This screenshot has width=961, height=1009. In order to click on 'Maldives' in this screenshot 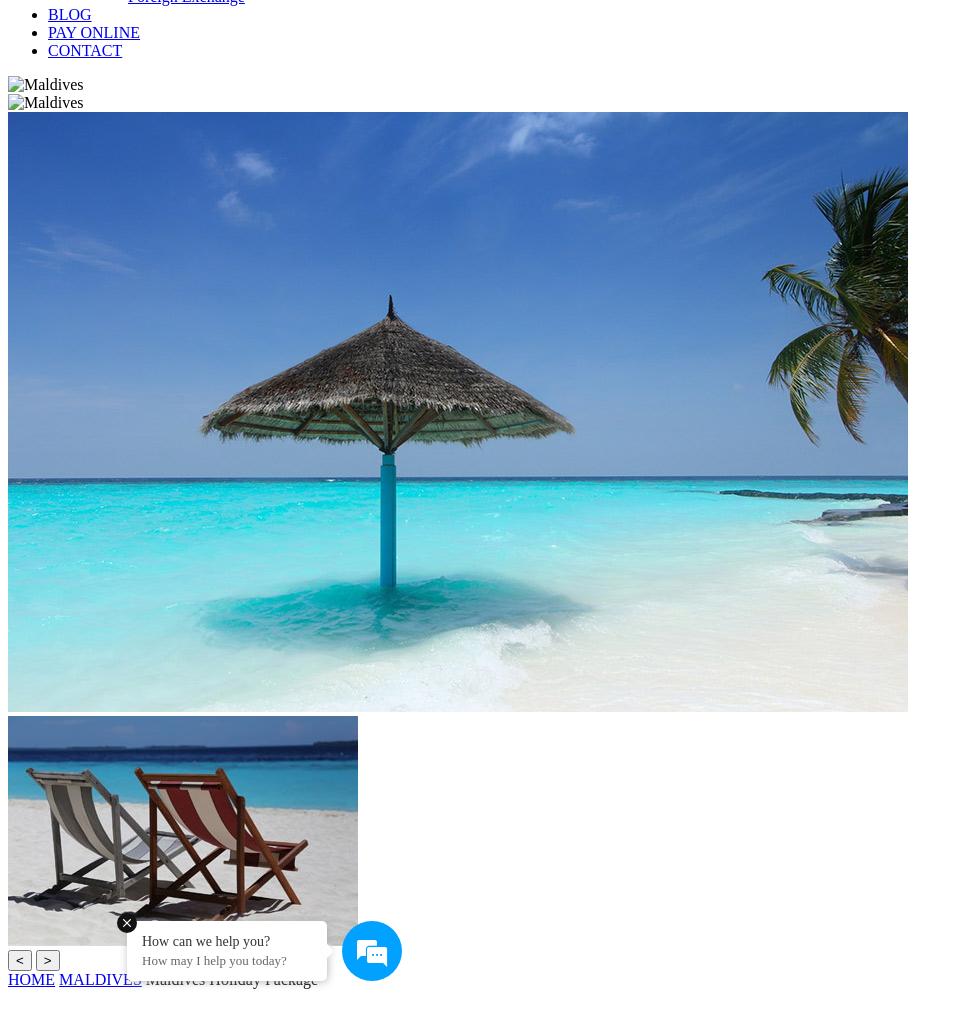, I will do `click(100, 979)`.